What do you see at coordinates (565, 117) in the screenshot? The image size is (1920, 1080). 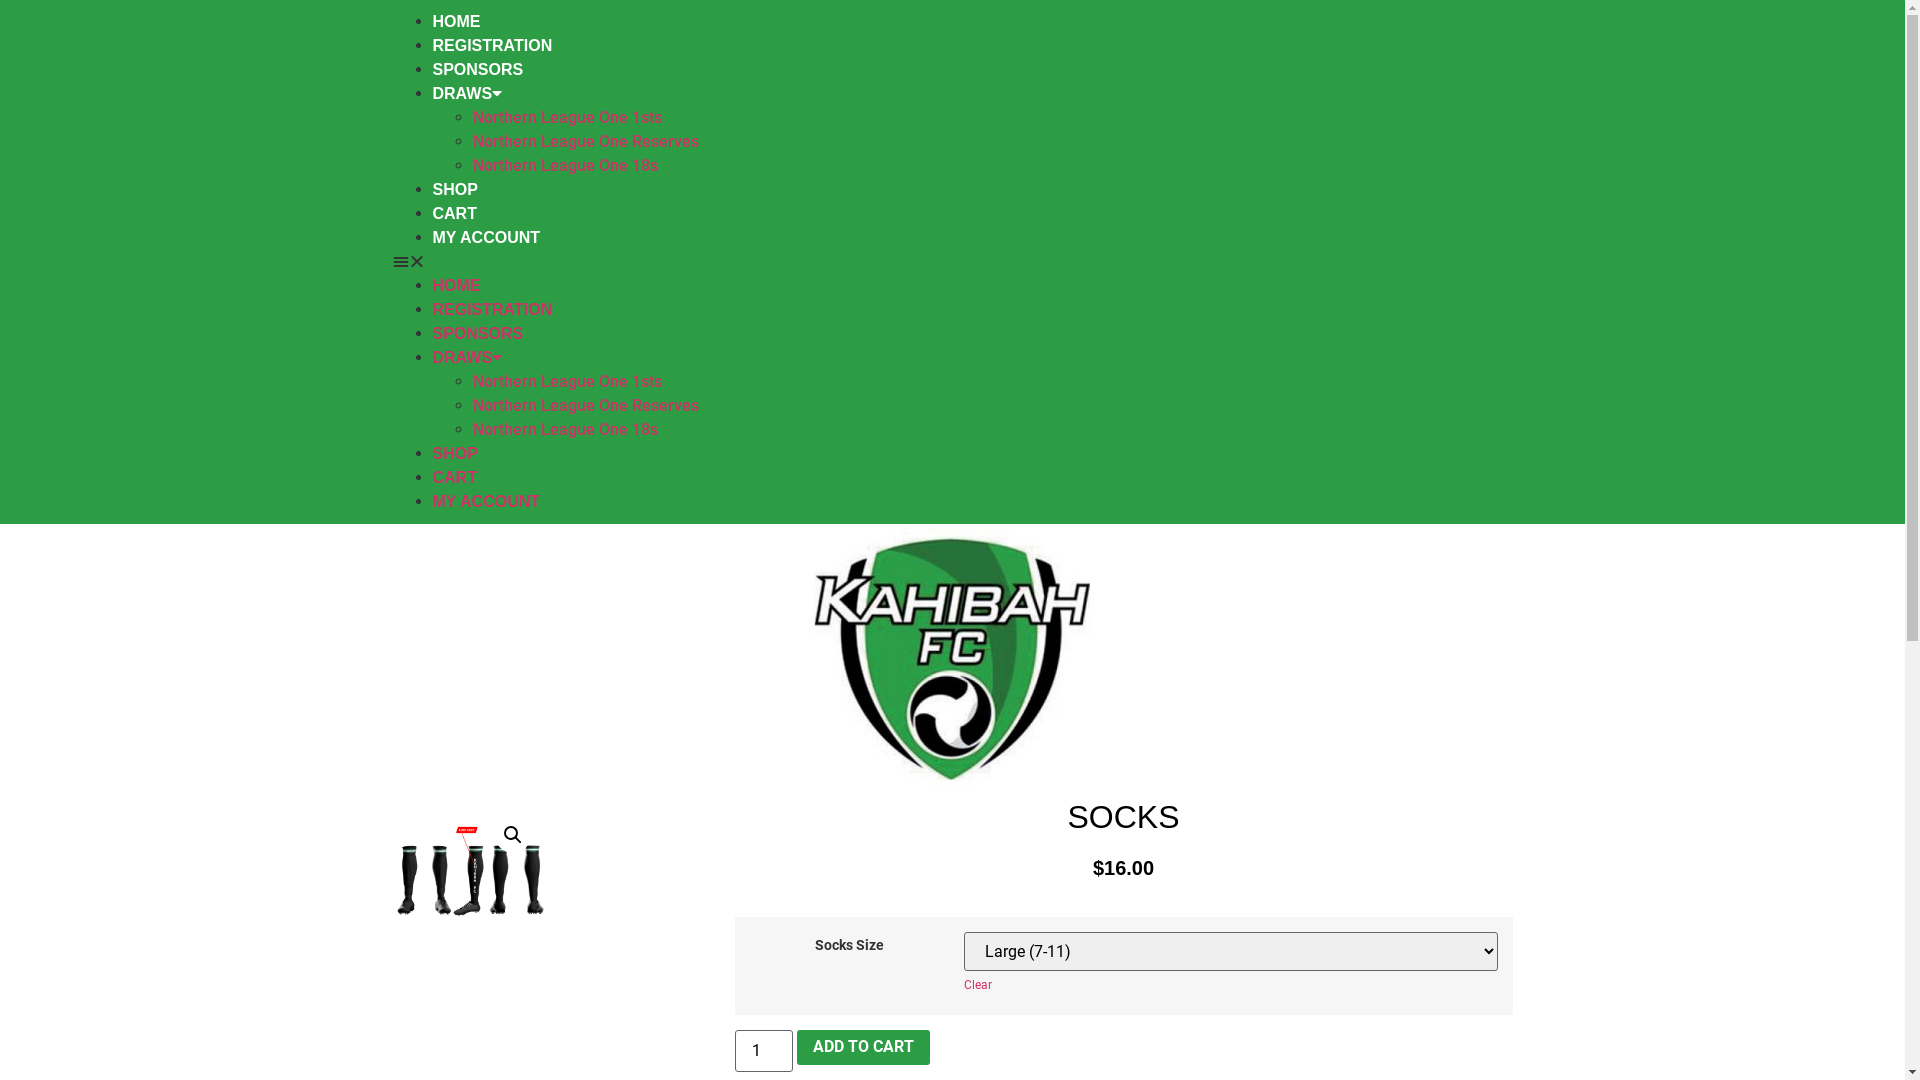 I see `'Northern League One 1sts'` at bounding box center [565, 117].